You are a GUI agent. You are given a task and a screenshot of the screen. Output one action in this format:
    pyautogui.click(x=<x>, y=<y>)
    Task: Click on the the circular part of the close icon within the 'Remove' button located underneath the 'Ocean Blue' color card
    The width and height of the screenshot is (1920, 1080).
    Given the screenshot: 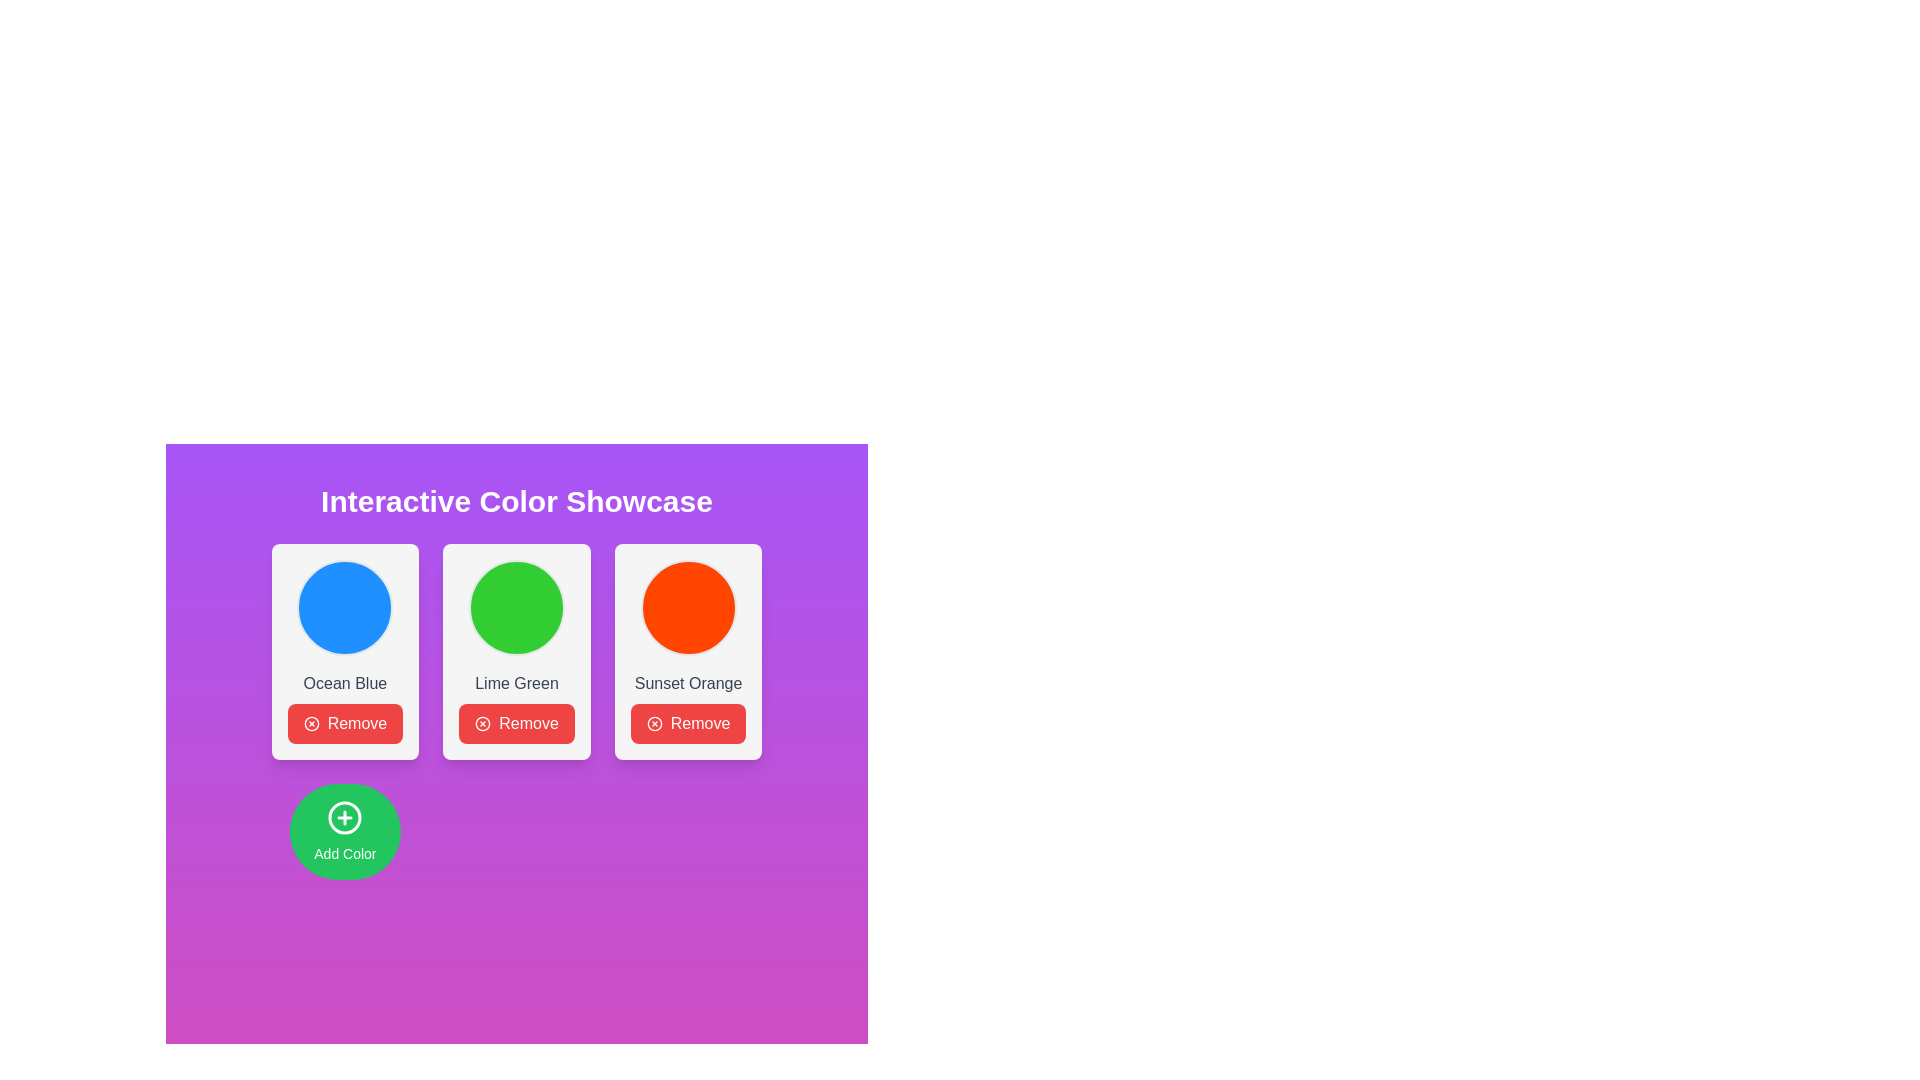 What is the action you would take?
    pyautogui.click(x=310, y=724)
    